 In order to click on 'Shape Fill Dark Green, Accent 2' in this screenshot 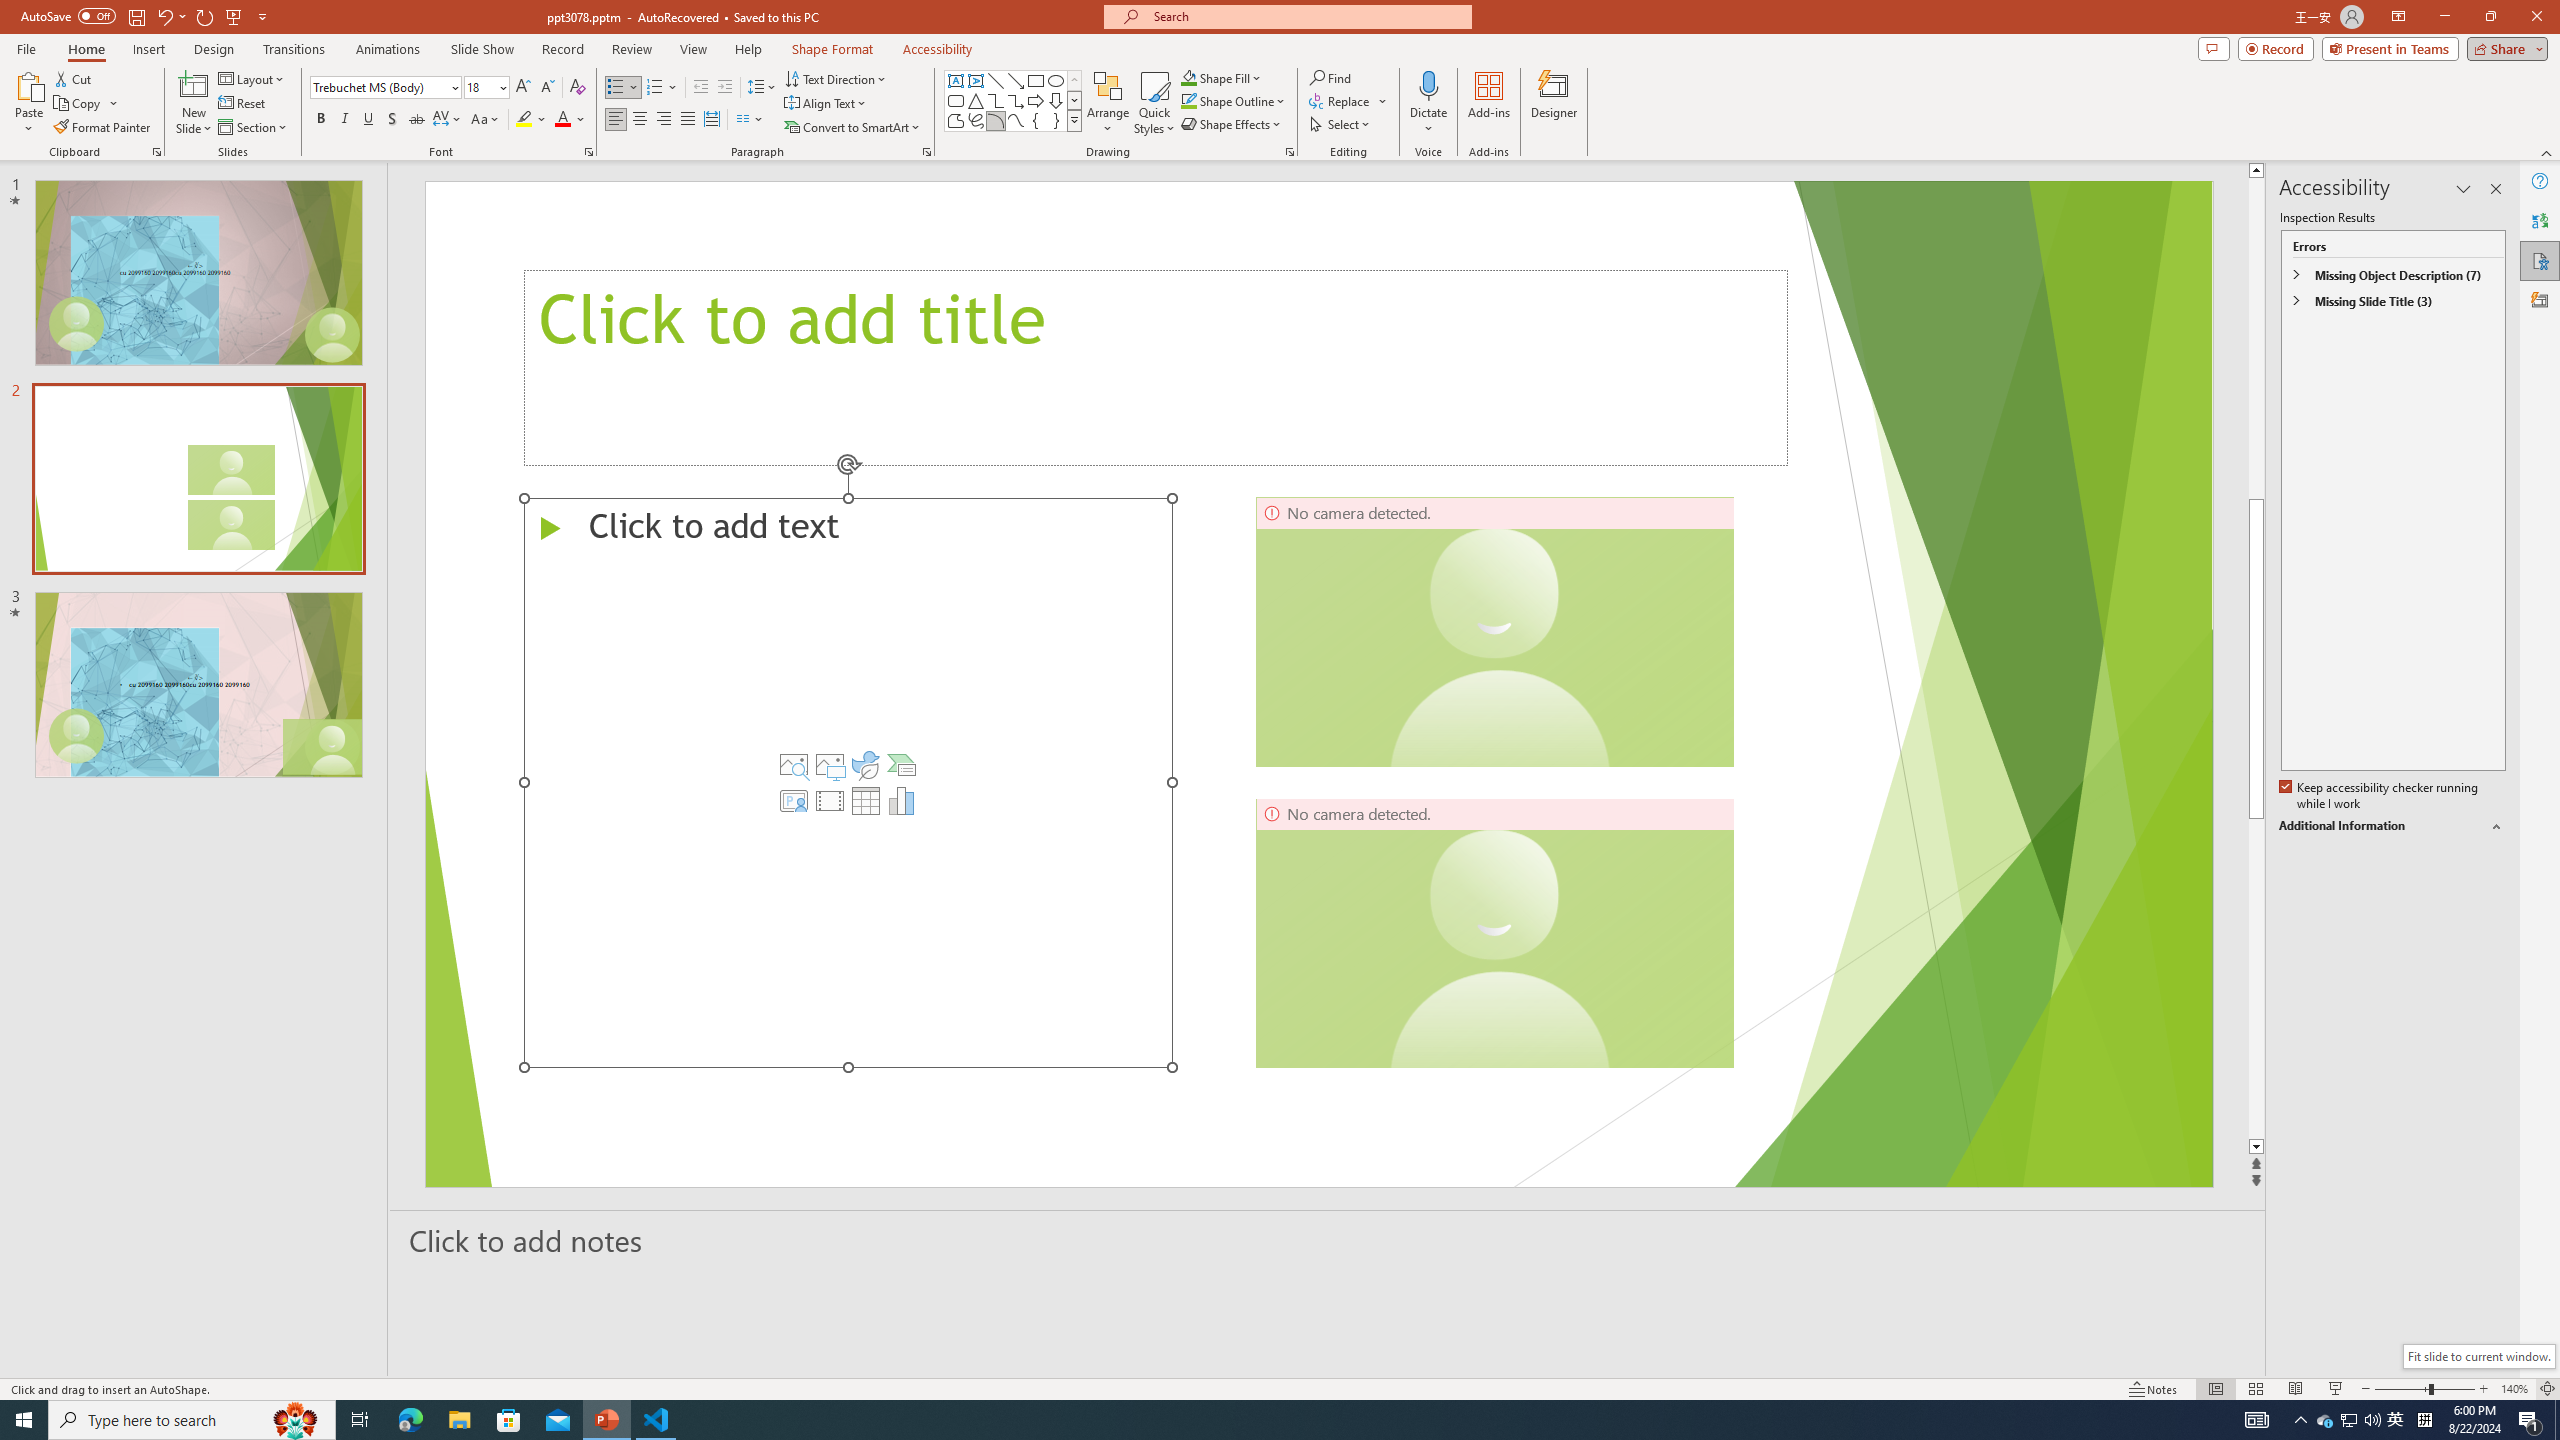, I will do `click(1189, 77)`.